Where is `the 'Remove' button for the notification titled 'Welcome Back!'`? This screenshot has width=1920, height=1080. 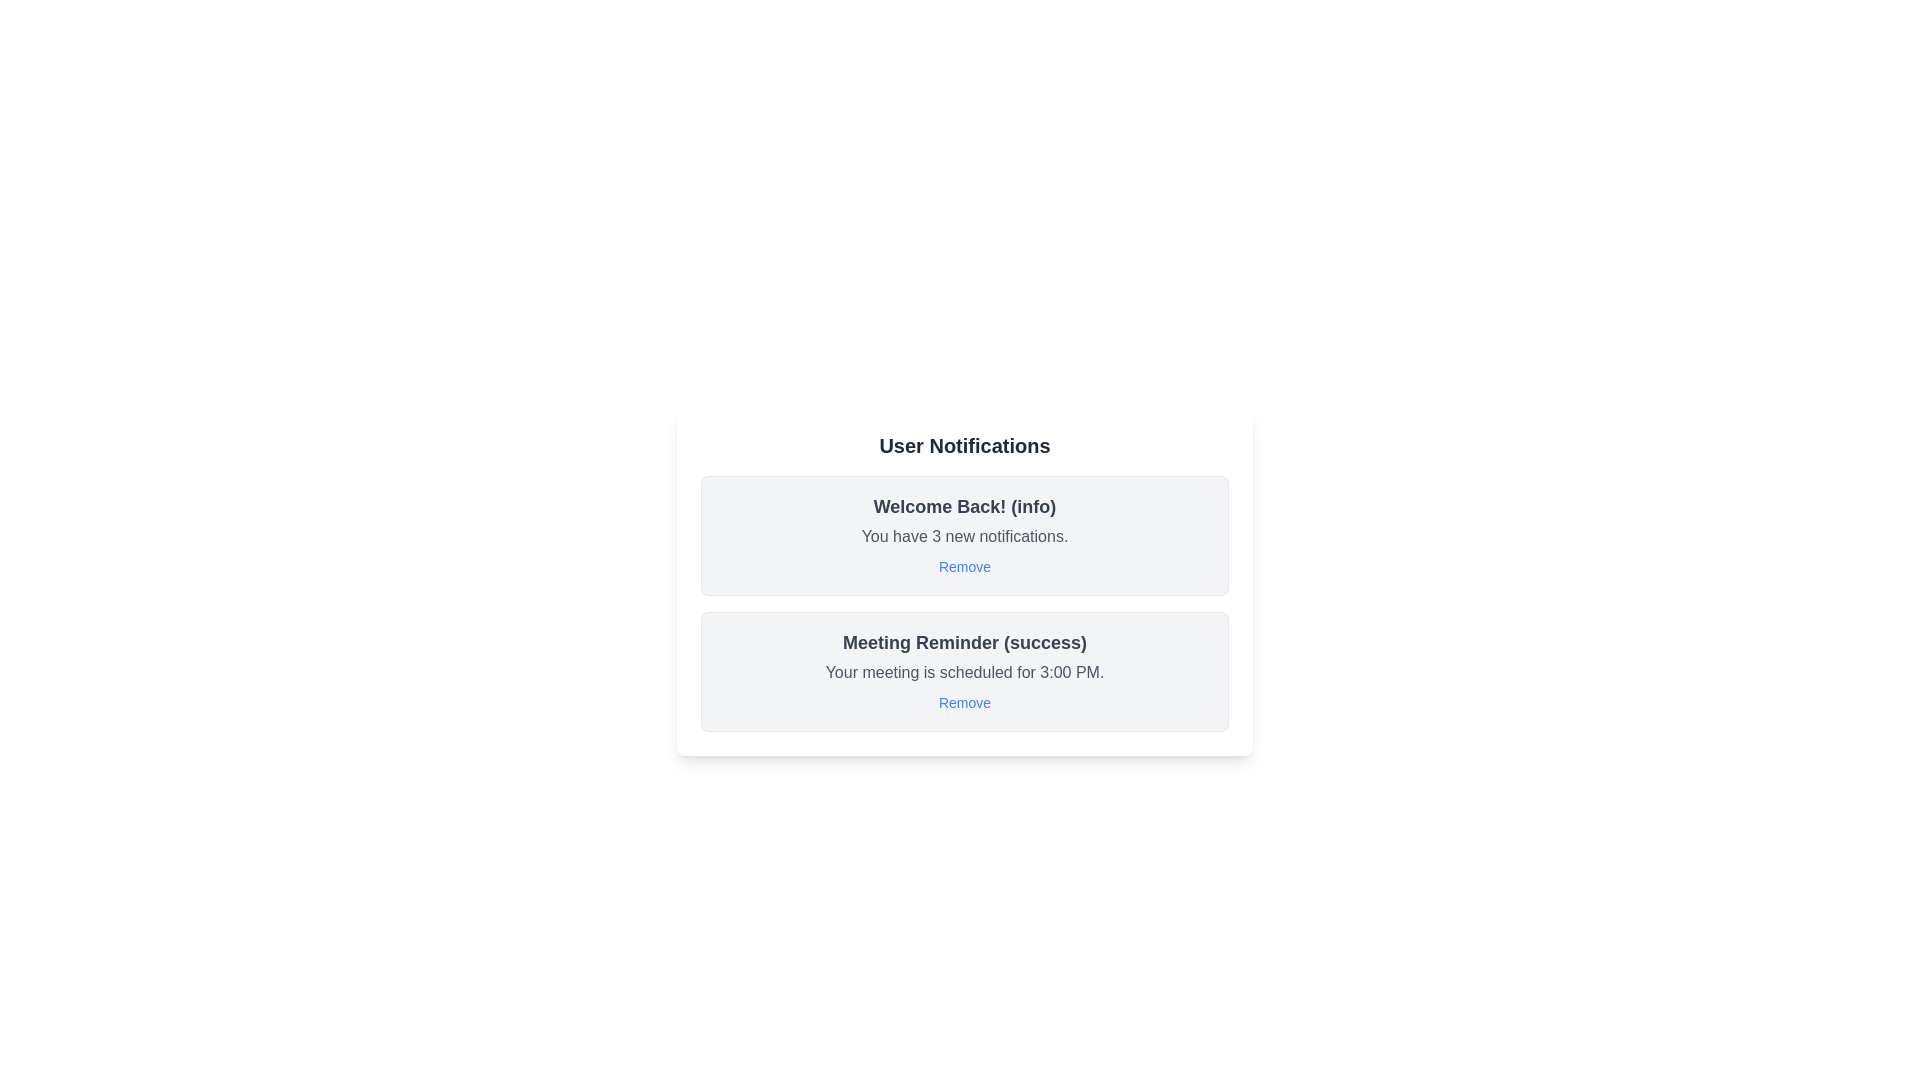
the 'Remove' button for the notification titled 'Welcome Back!' is located at coordinates (964, 567).